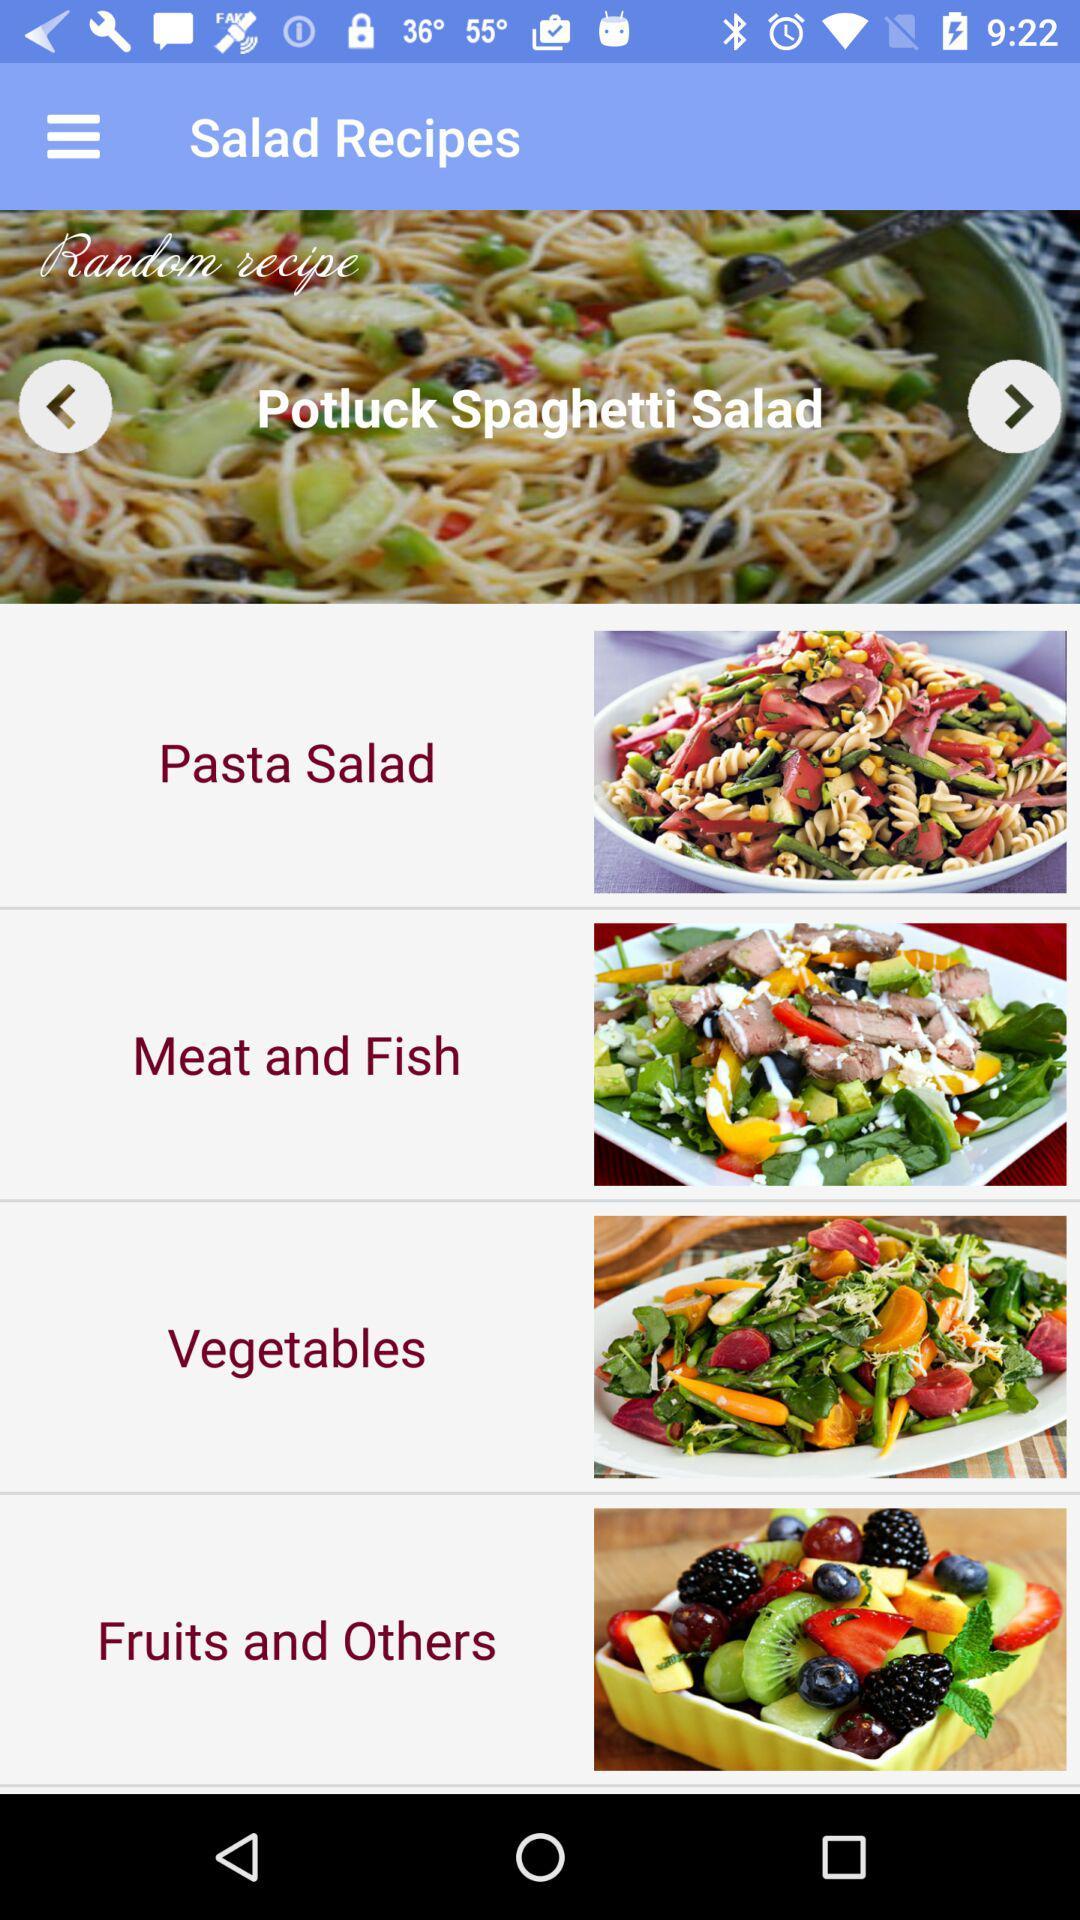 This screenshot has height=1920, width=1080. Describe the element at coordinates (297, 1639) in the screenshot. I see `the fruits and others` at that location.